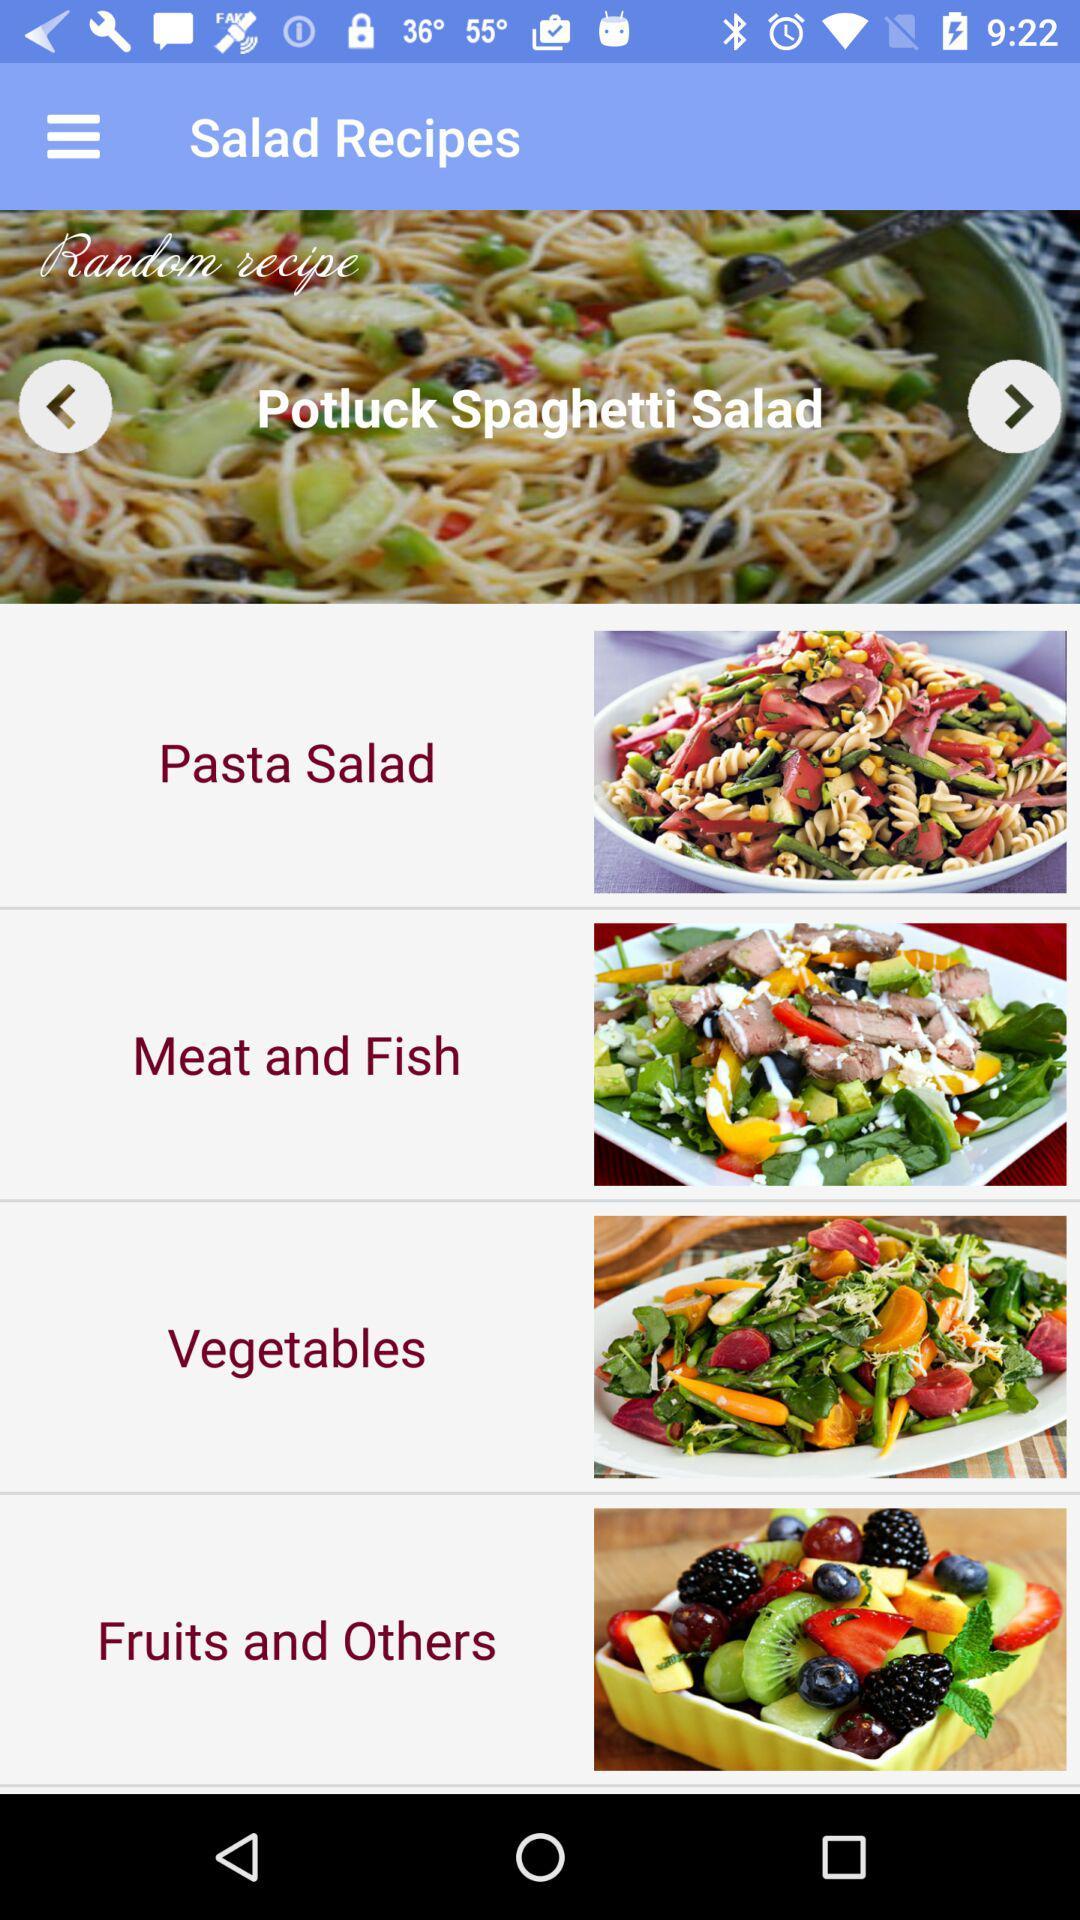 This screenshot has height=1920, width=1080. Describe the element at coordinates (297, 1639) in the screenshot. I see `the fruits and others` at that location.